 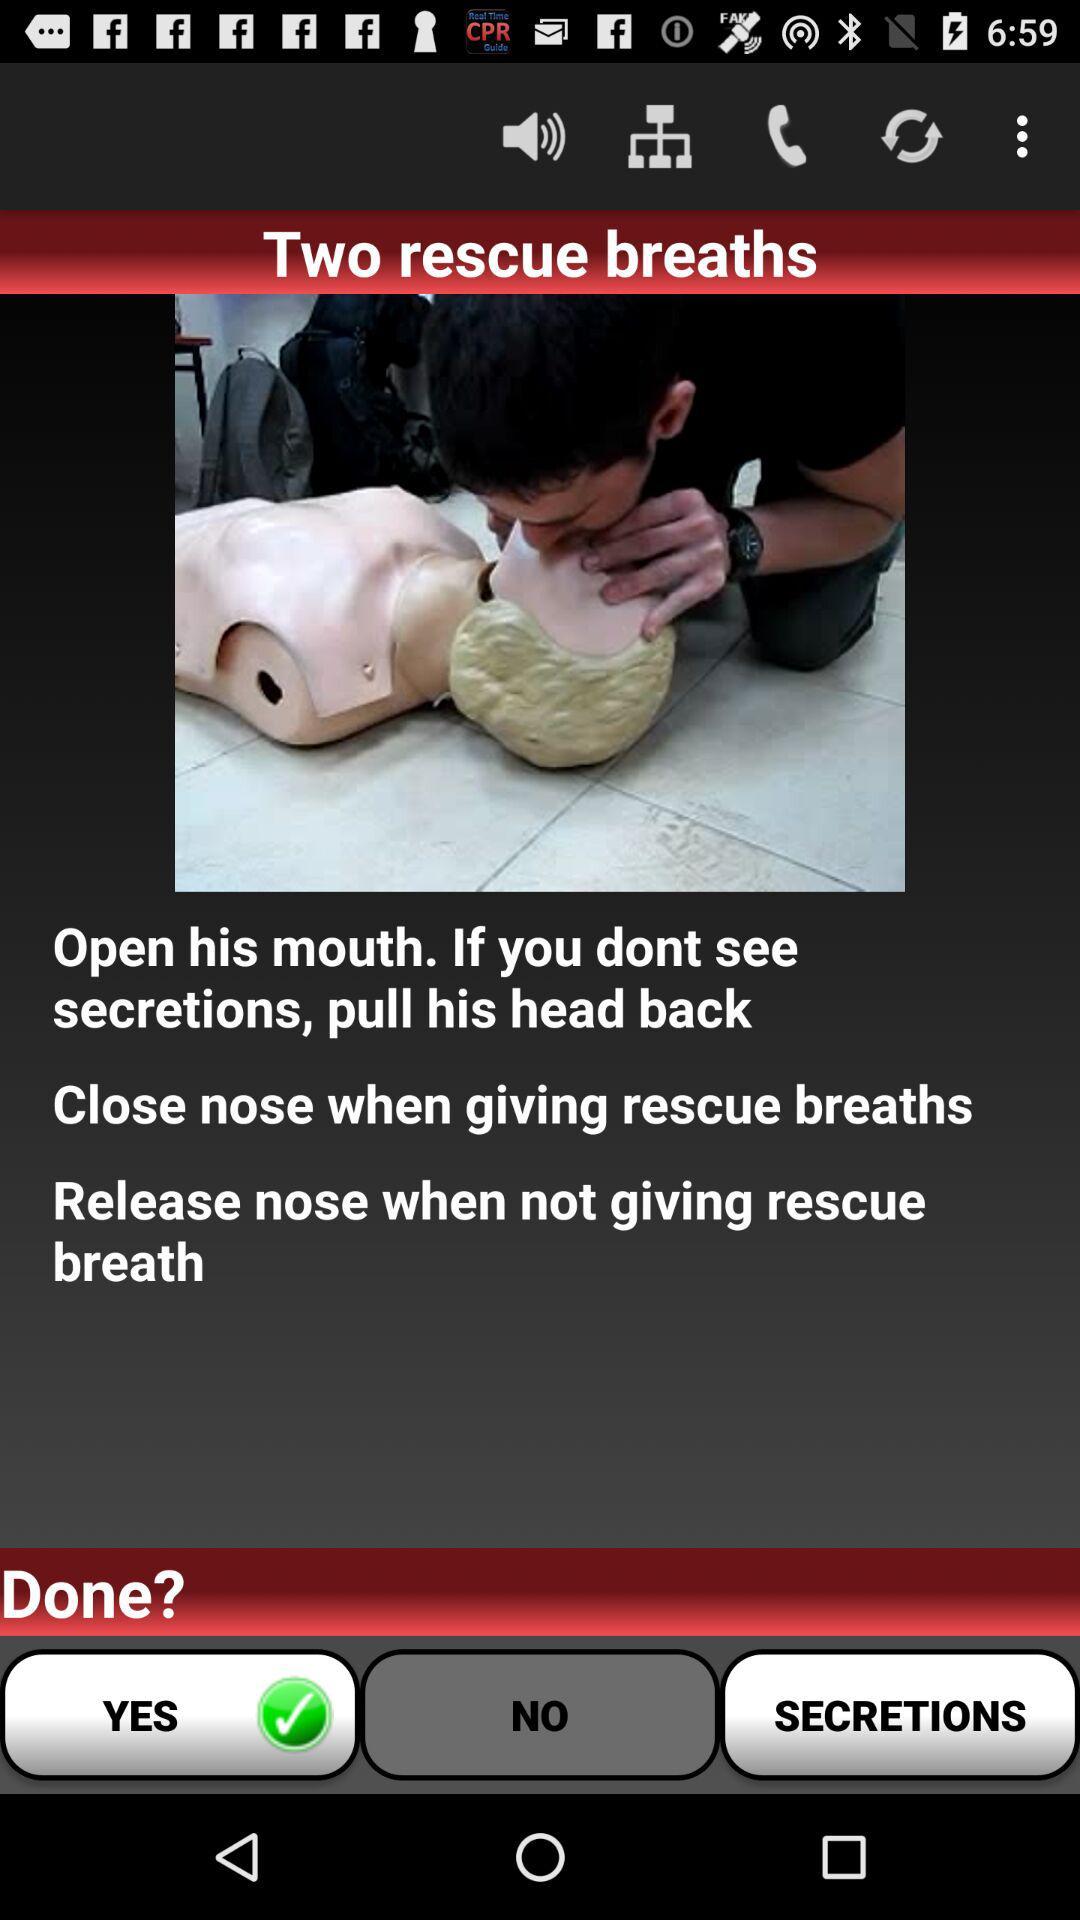 I want to click on the icon above two rescue breaths, so click(x=1027, y=135).